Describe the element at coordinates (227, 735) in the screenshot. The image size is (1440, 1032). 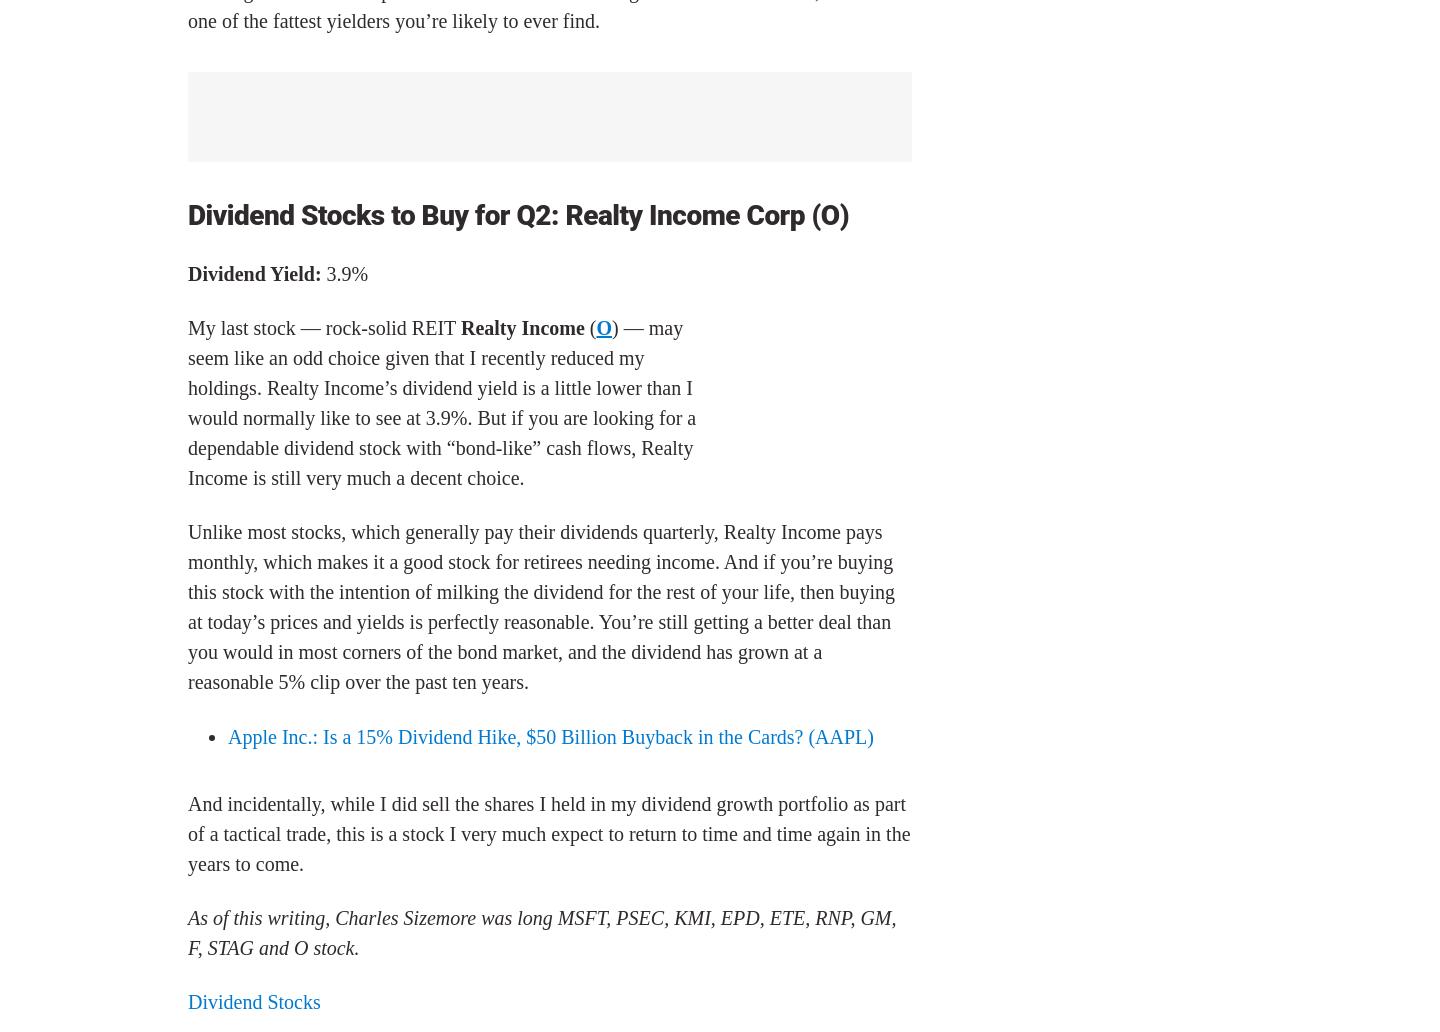
I see `'Apple Inc.: Is a 15% Dividend Hike, $50 Billion Buyback in the Cards? (AAPL)'` at that location.